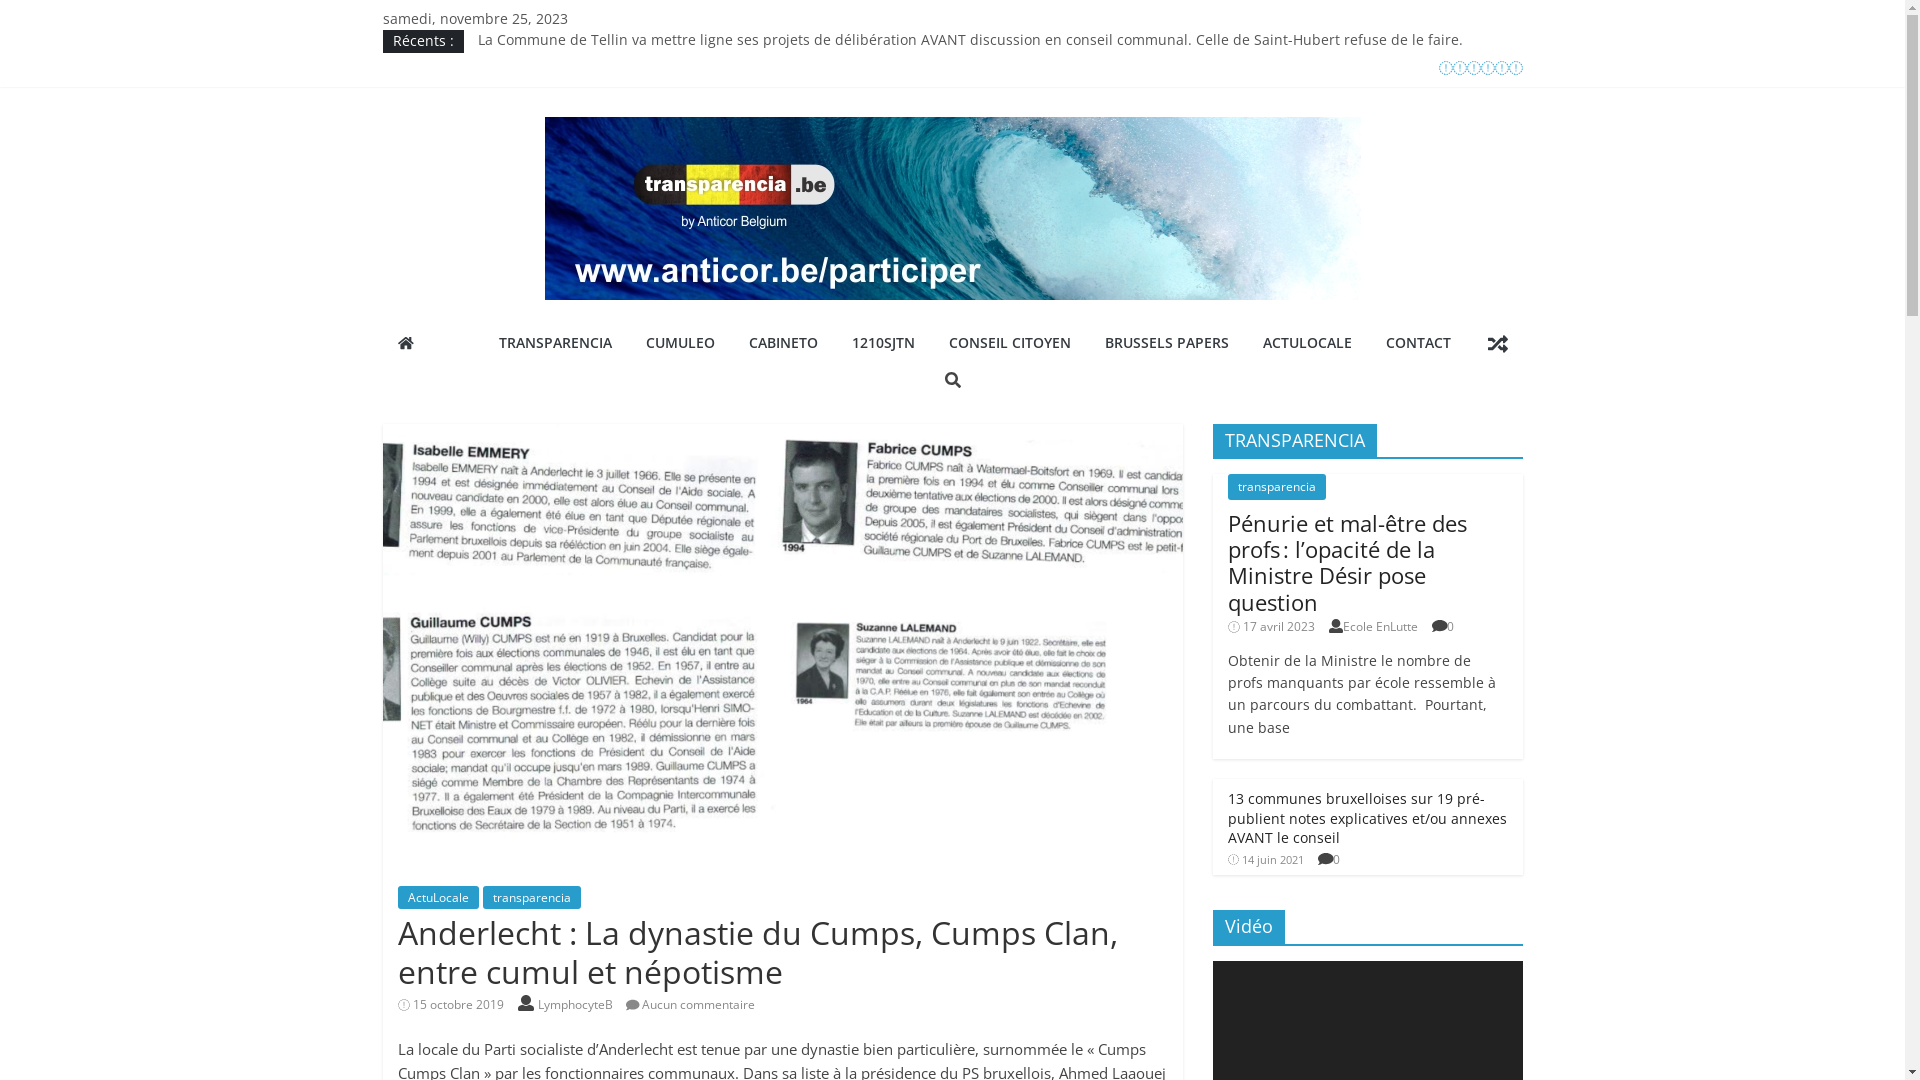  I want to click on 'Transparencia au Parlement Wallon', so click(477, 84).